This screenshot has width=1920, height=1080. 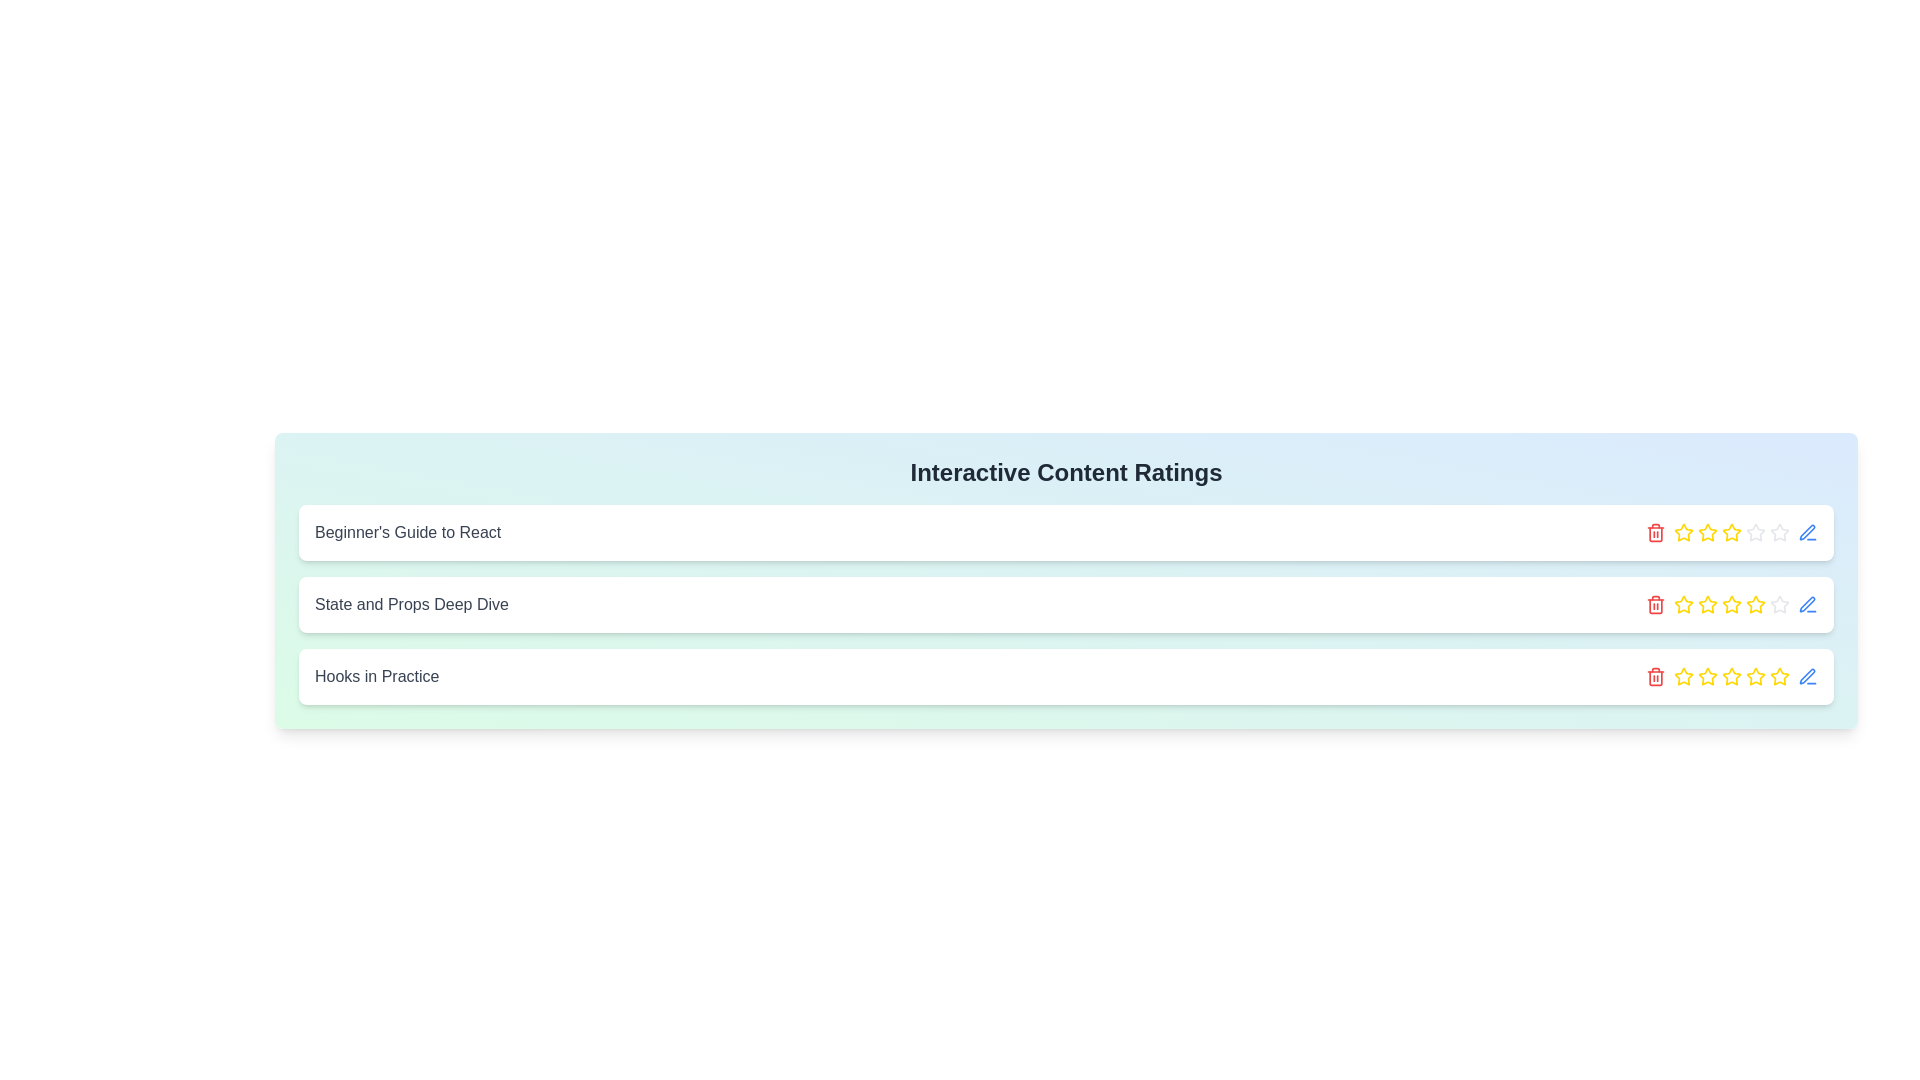 What do you see at coordinates (1656, 531) in the screenshot?
I see `the delete button located to the left of the rating stars in the first content row to initiate the delete action` at bounding box center [1656, 531].